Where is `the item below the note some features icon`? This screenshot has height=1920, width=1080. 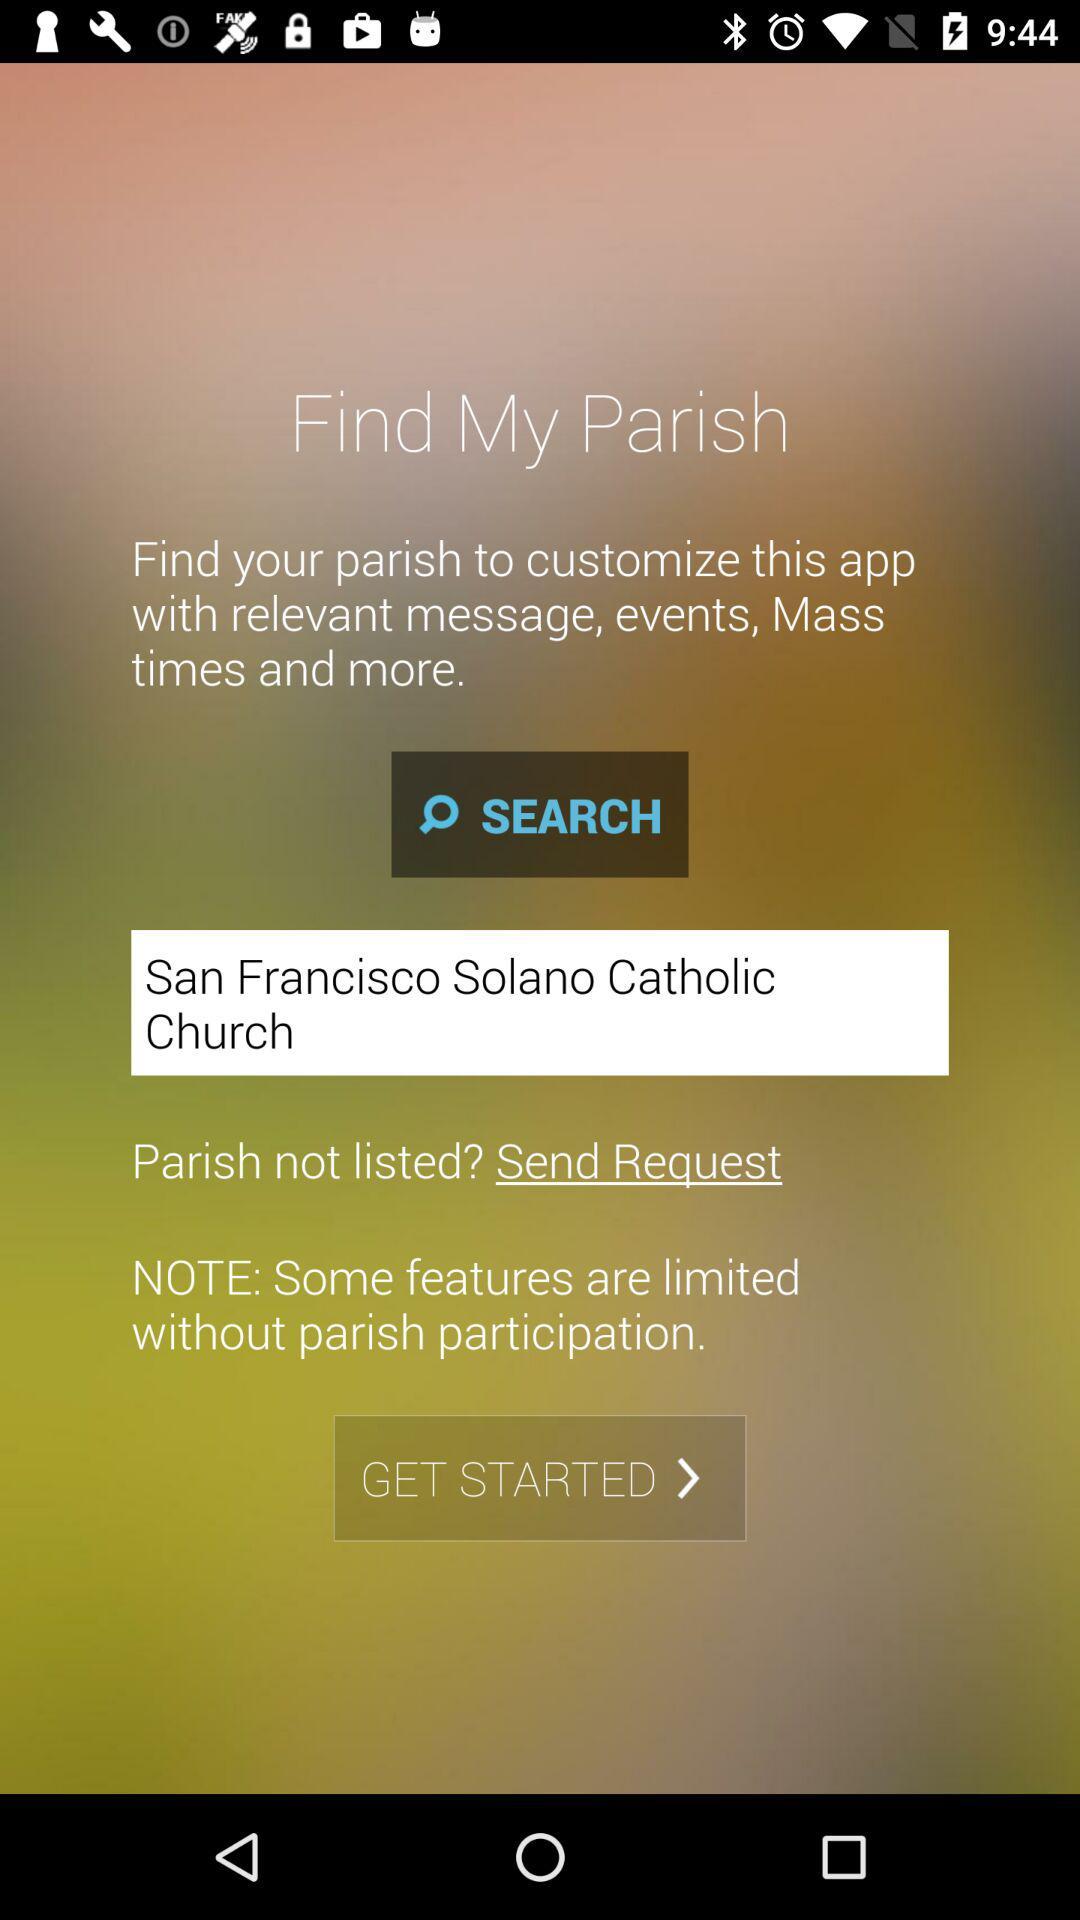
the item below the note some features icon is located at coordinates (540, 1478).